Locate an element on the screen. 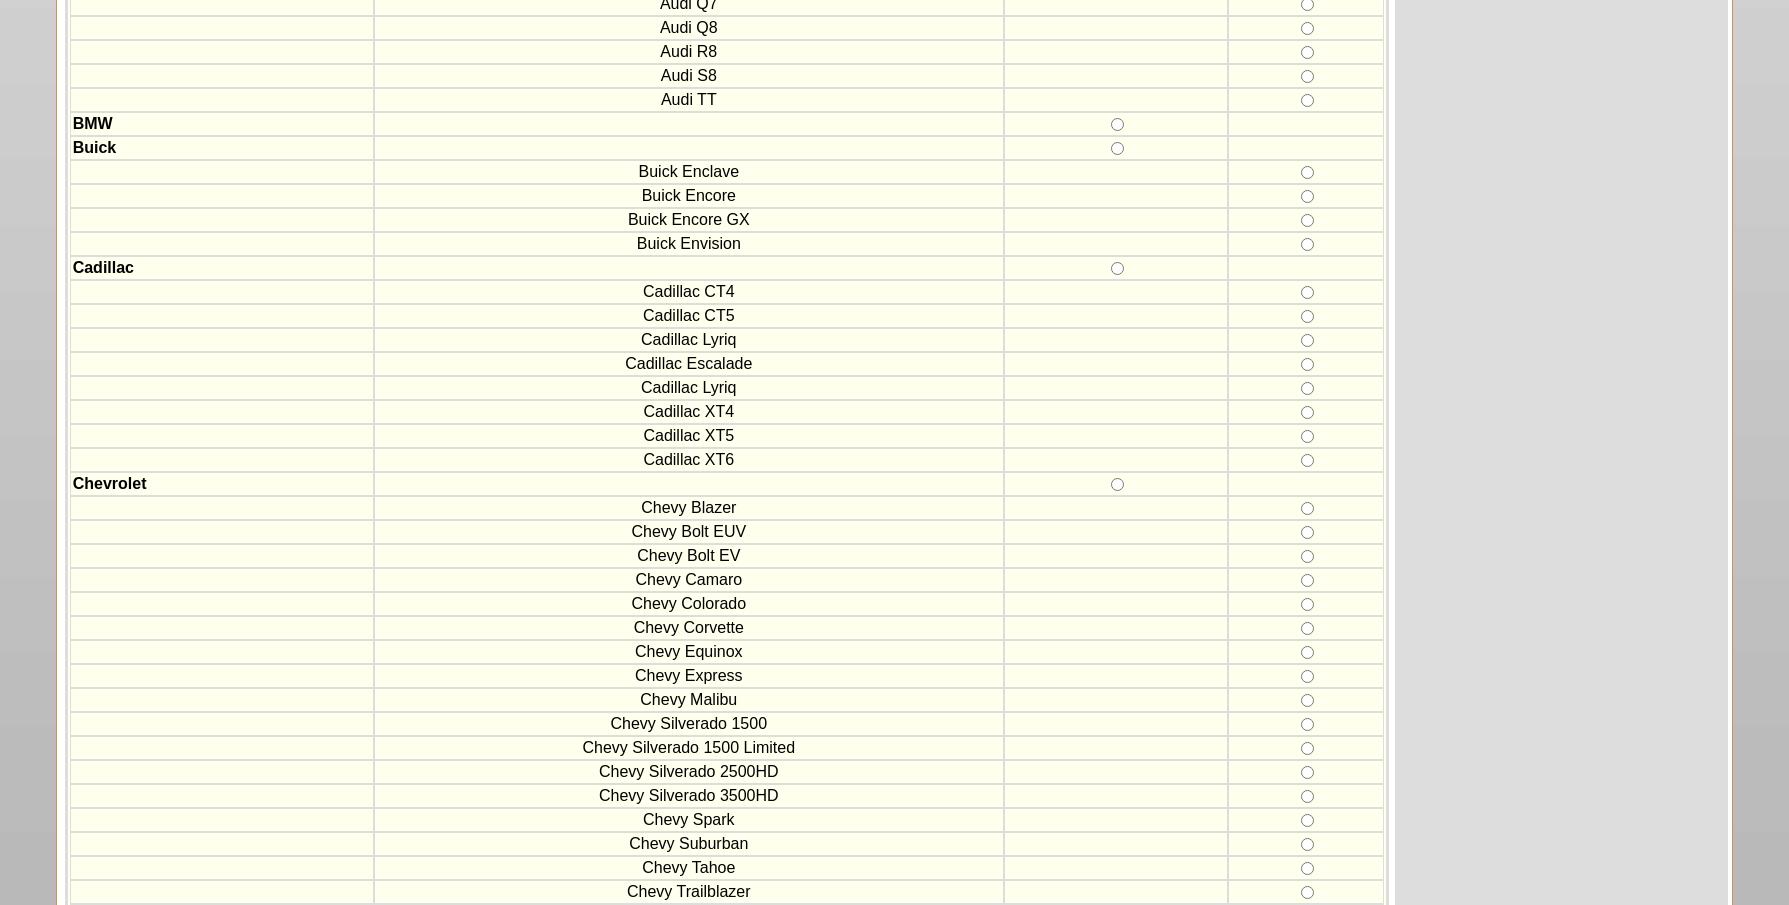  'Chevy Silverado 3500HD' is located at coordinates (598, 795).